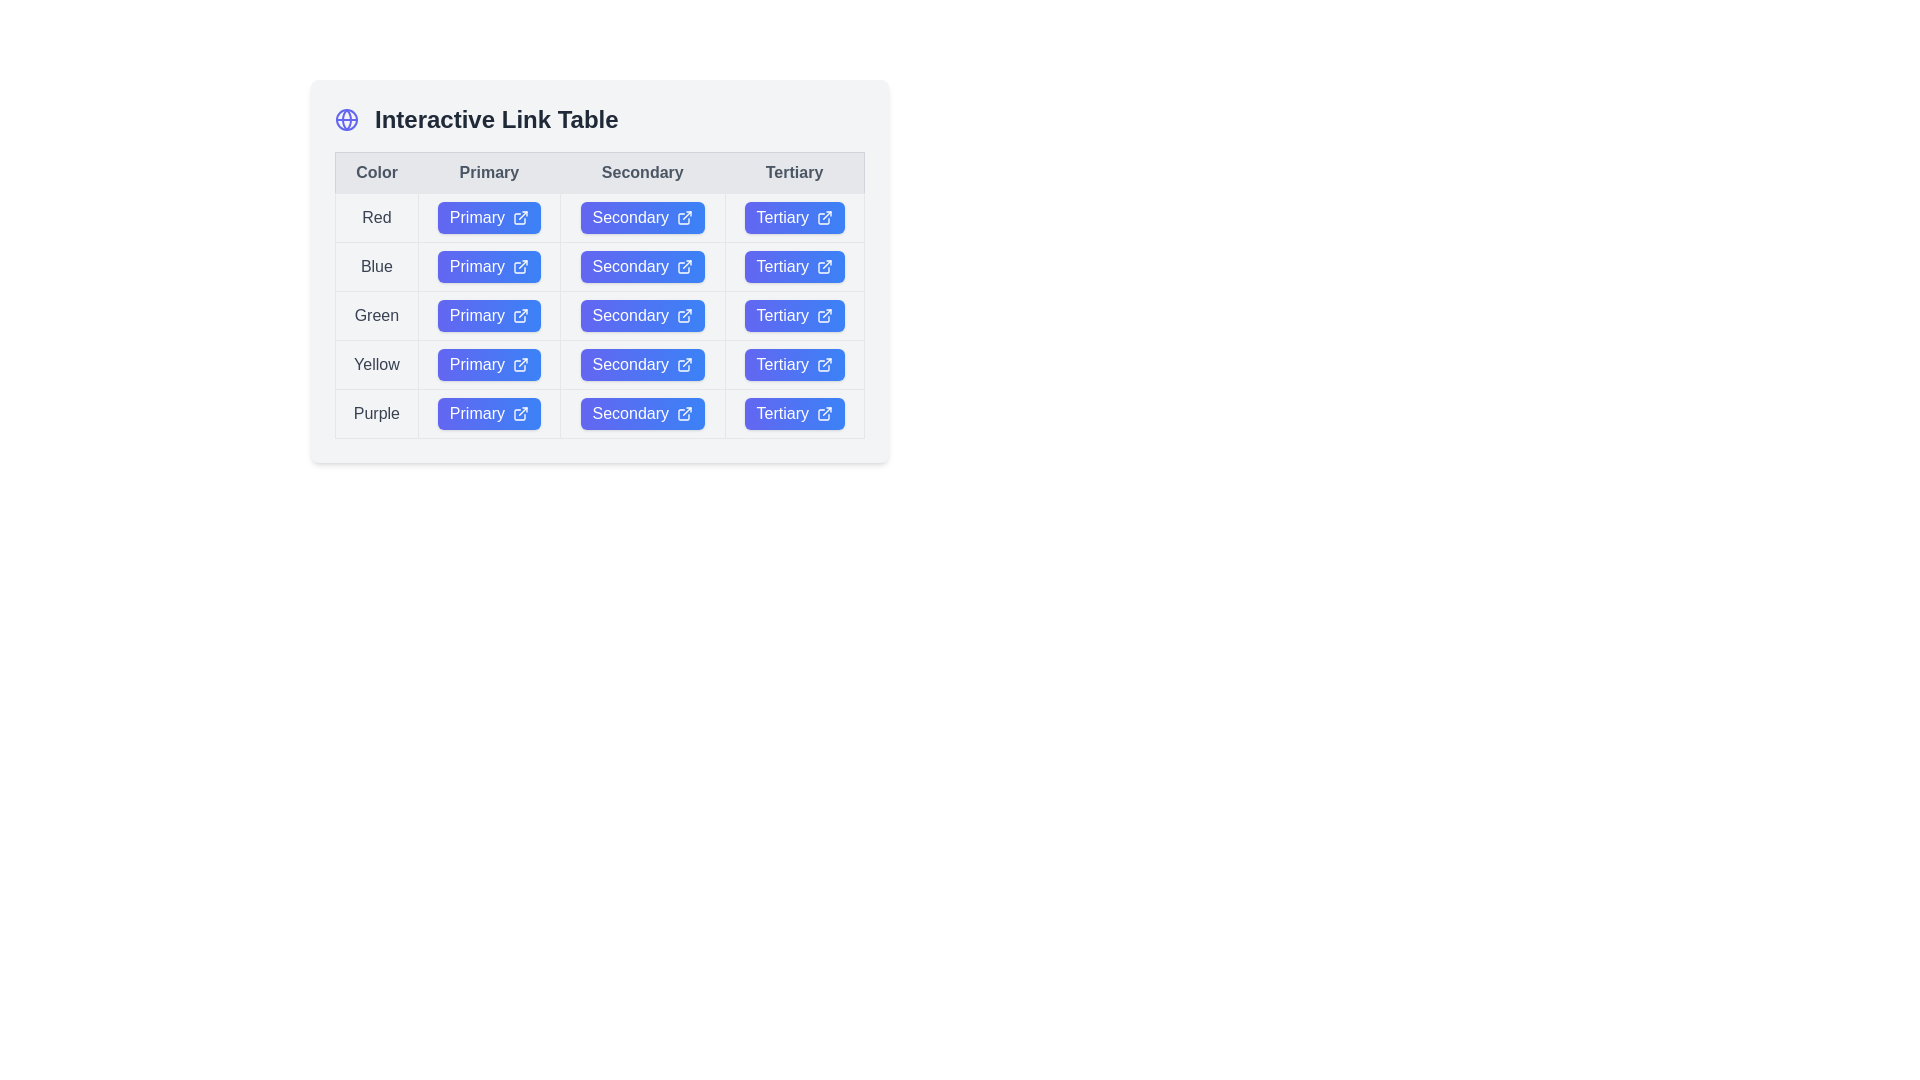  What do you see at coordinates (793, 365) in the screenshot?
I see `the 'Tertiary' button with an indigo to blue gradient, located in the fourth row of the 'Interactive Link Table', for visual feedback` at bounding box center [793, 365].